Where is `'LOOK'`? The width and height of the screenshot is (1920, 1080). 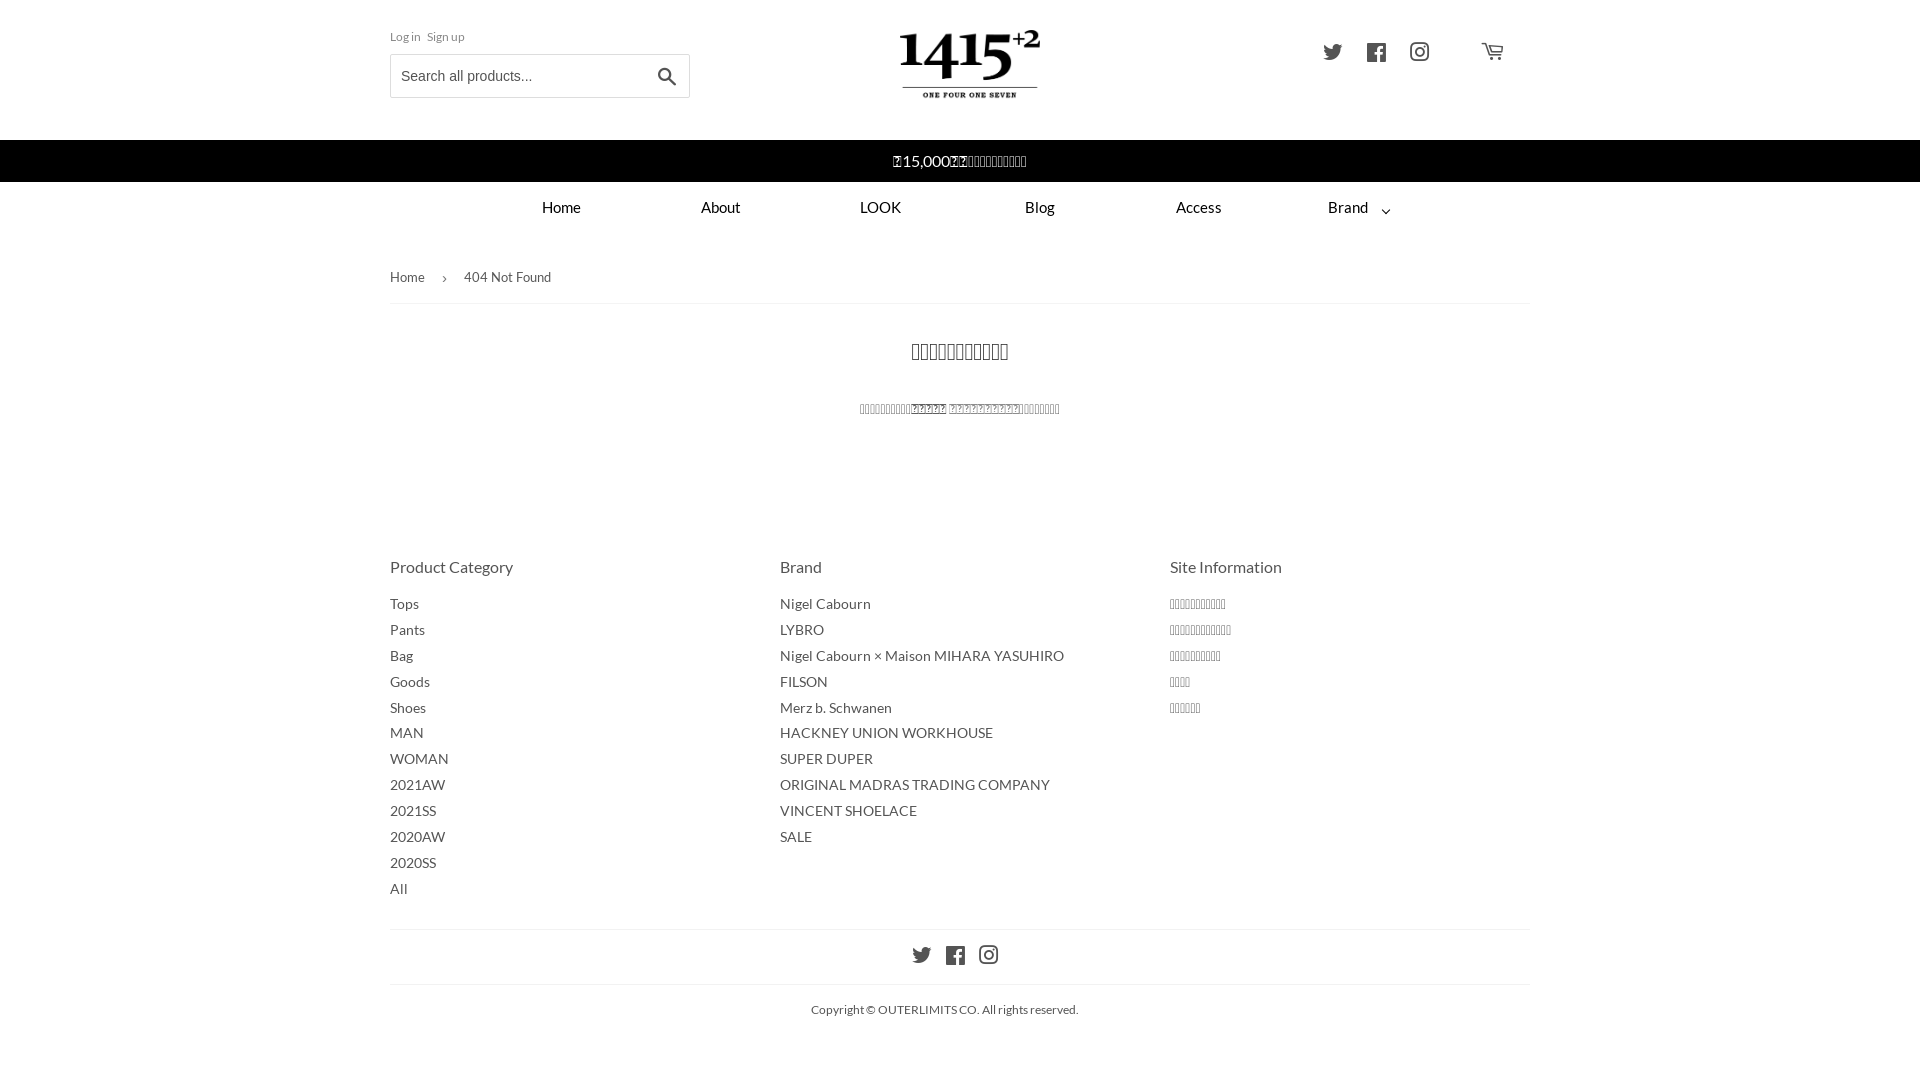 'LOOK' is located at coordinates (879, 207).